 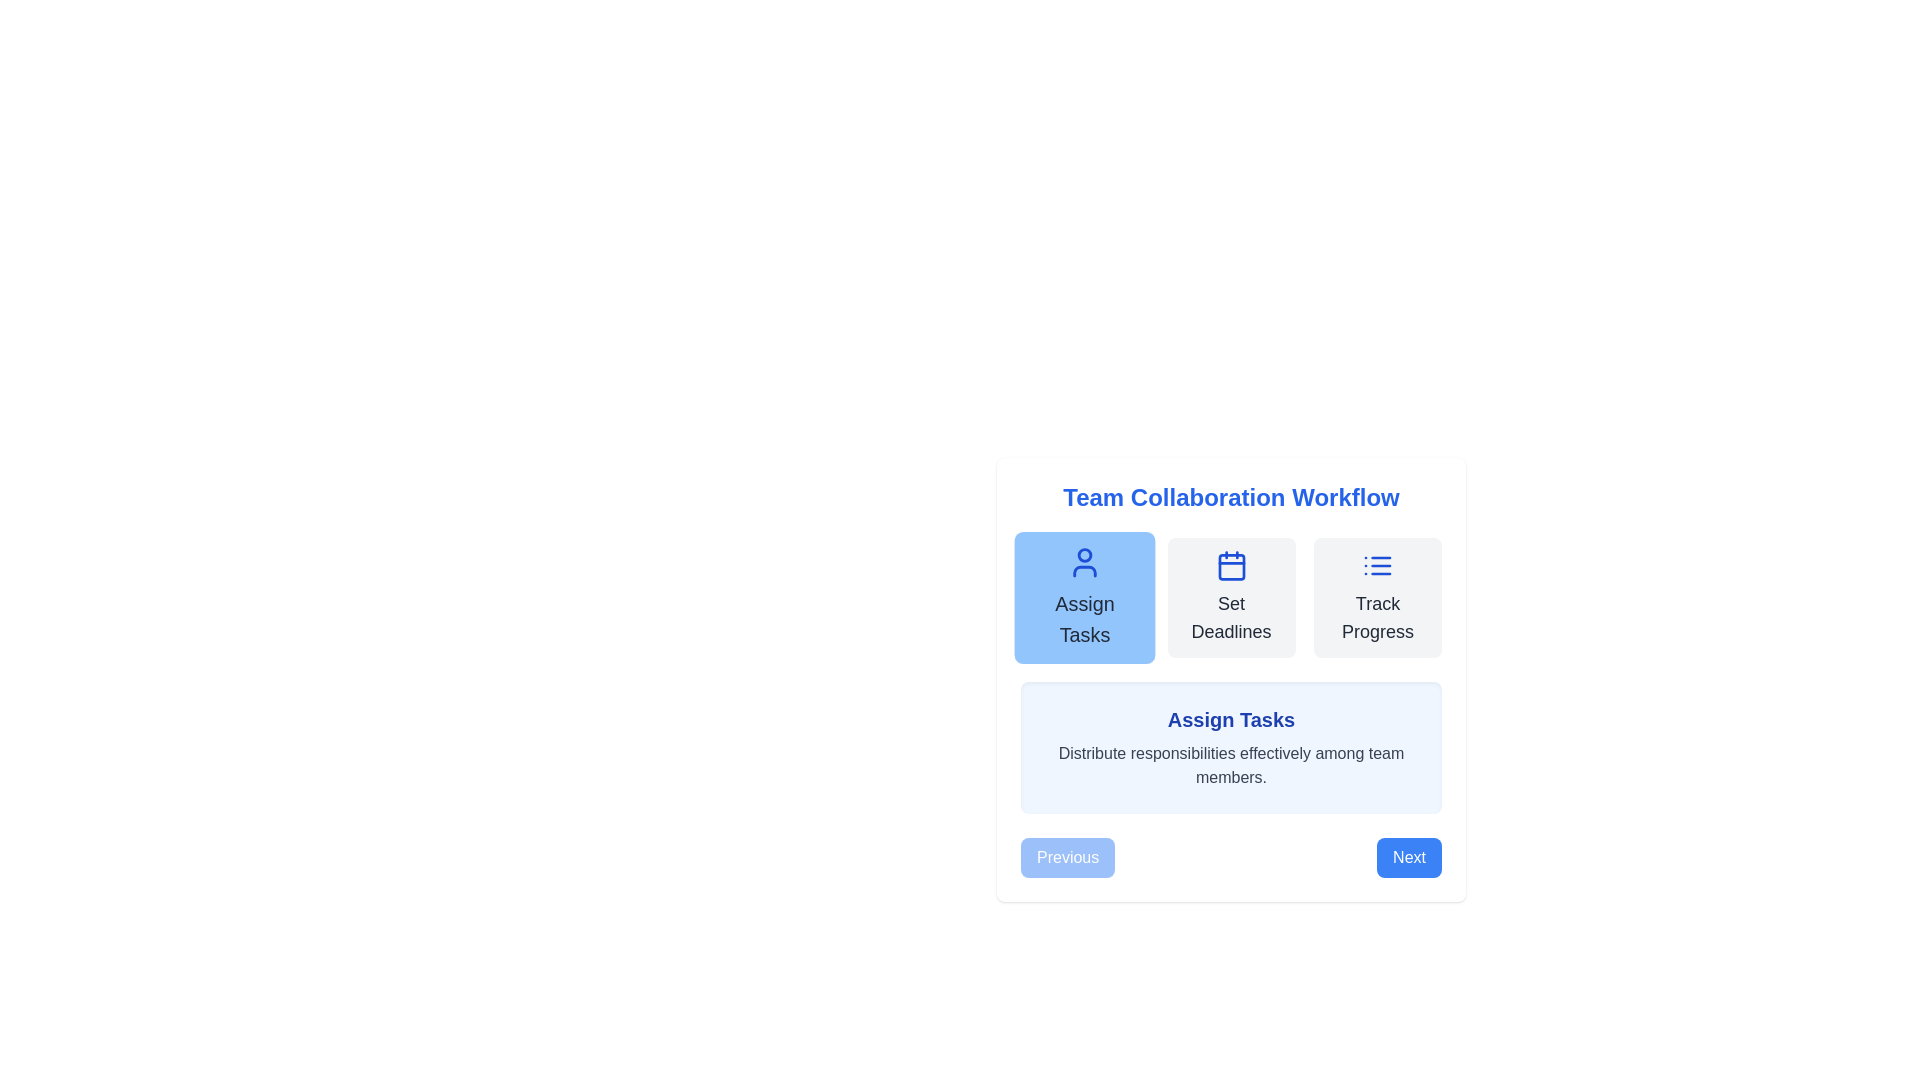 I want to click on the non-interactive text label that serves as the title for the section dedicated to assigning tasks, located at the top of the central section within a rounded rectangular box, so click(x=1230, y=720).